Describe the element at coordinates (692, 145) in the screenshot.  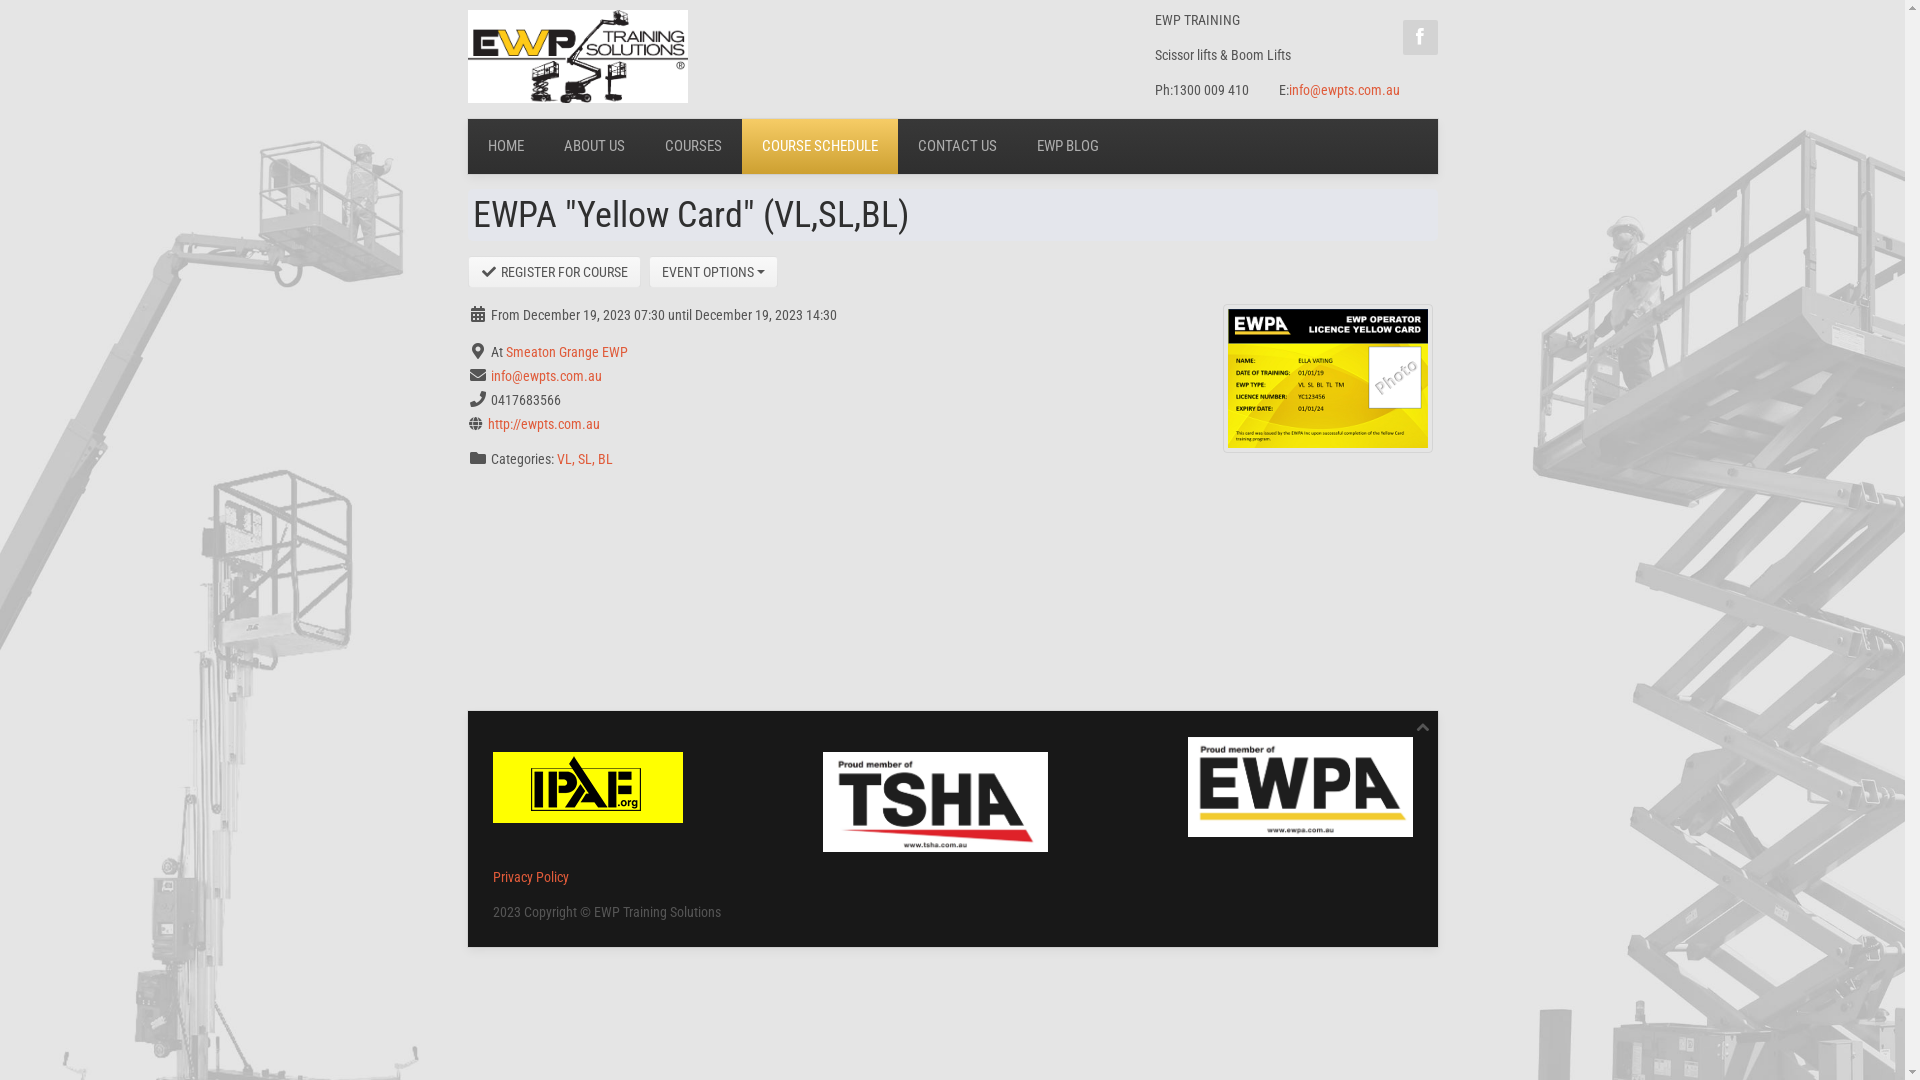
I see `'COURSES'` at that location.